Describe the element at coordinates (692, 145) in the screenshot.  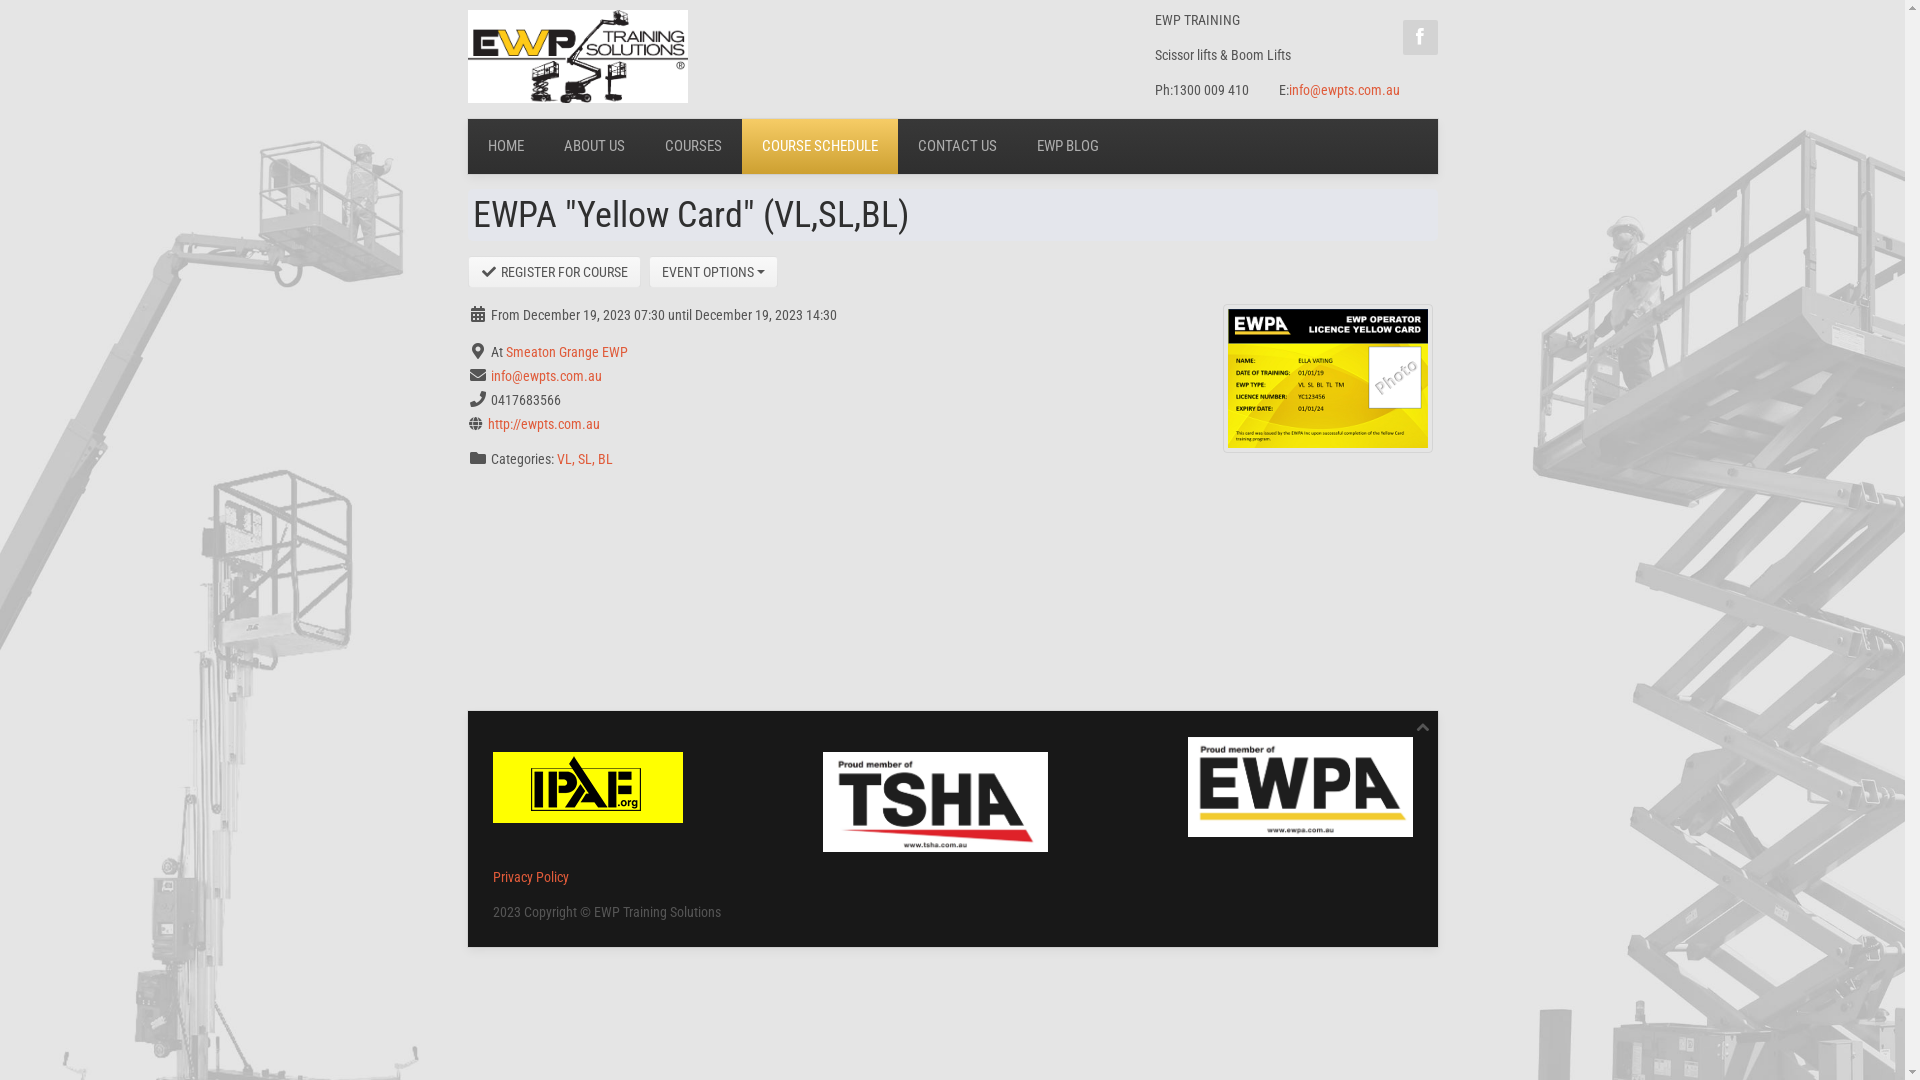
I see `'COURSES'` at that location.